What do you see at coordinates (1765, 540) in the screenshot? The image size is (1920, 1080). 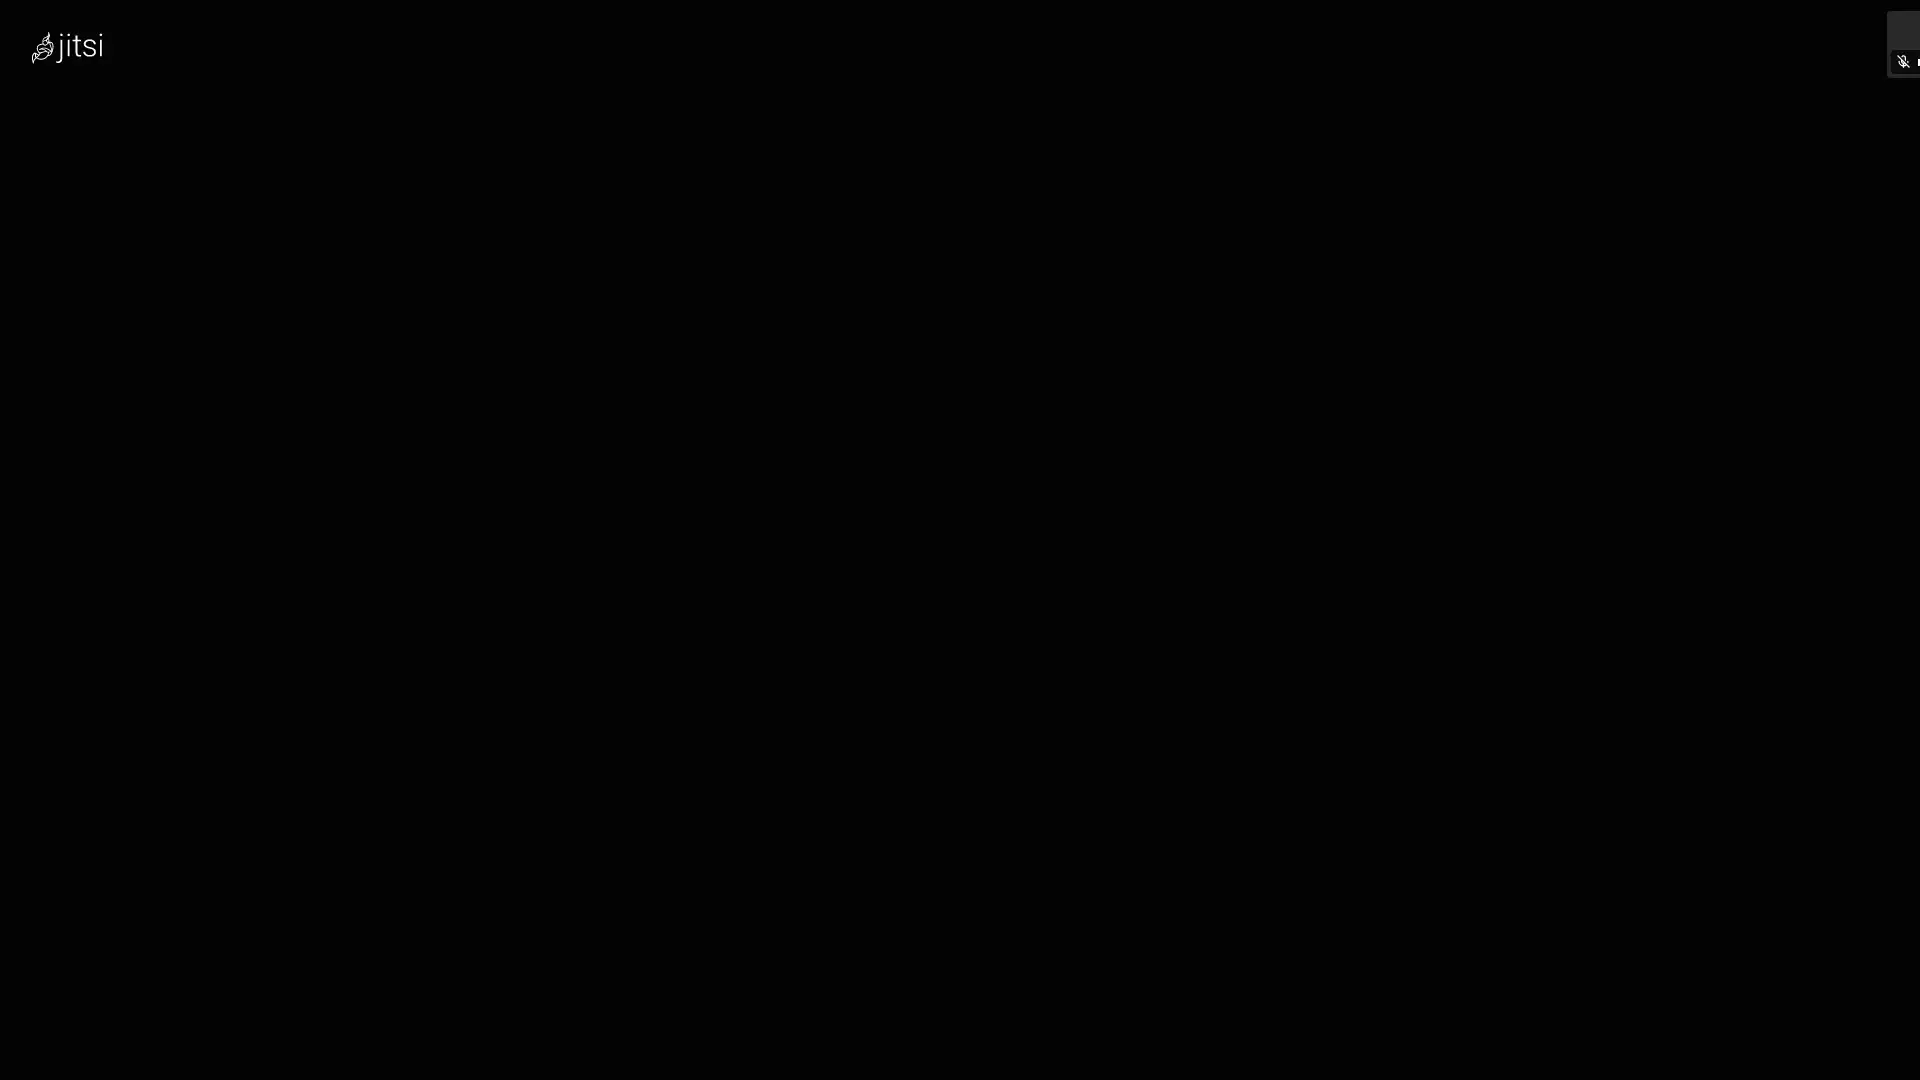 I see `Toggle filmstrip` at bounding box center [1765, 540].